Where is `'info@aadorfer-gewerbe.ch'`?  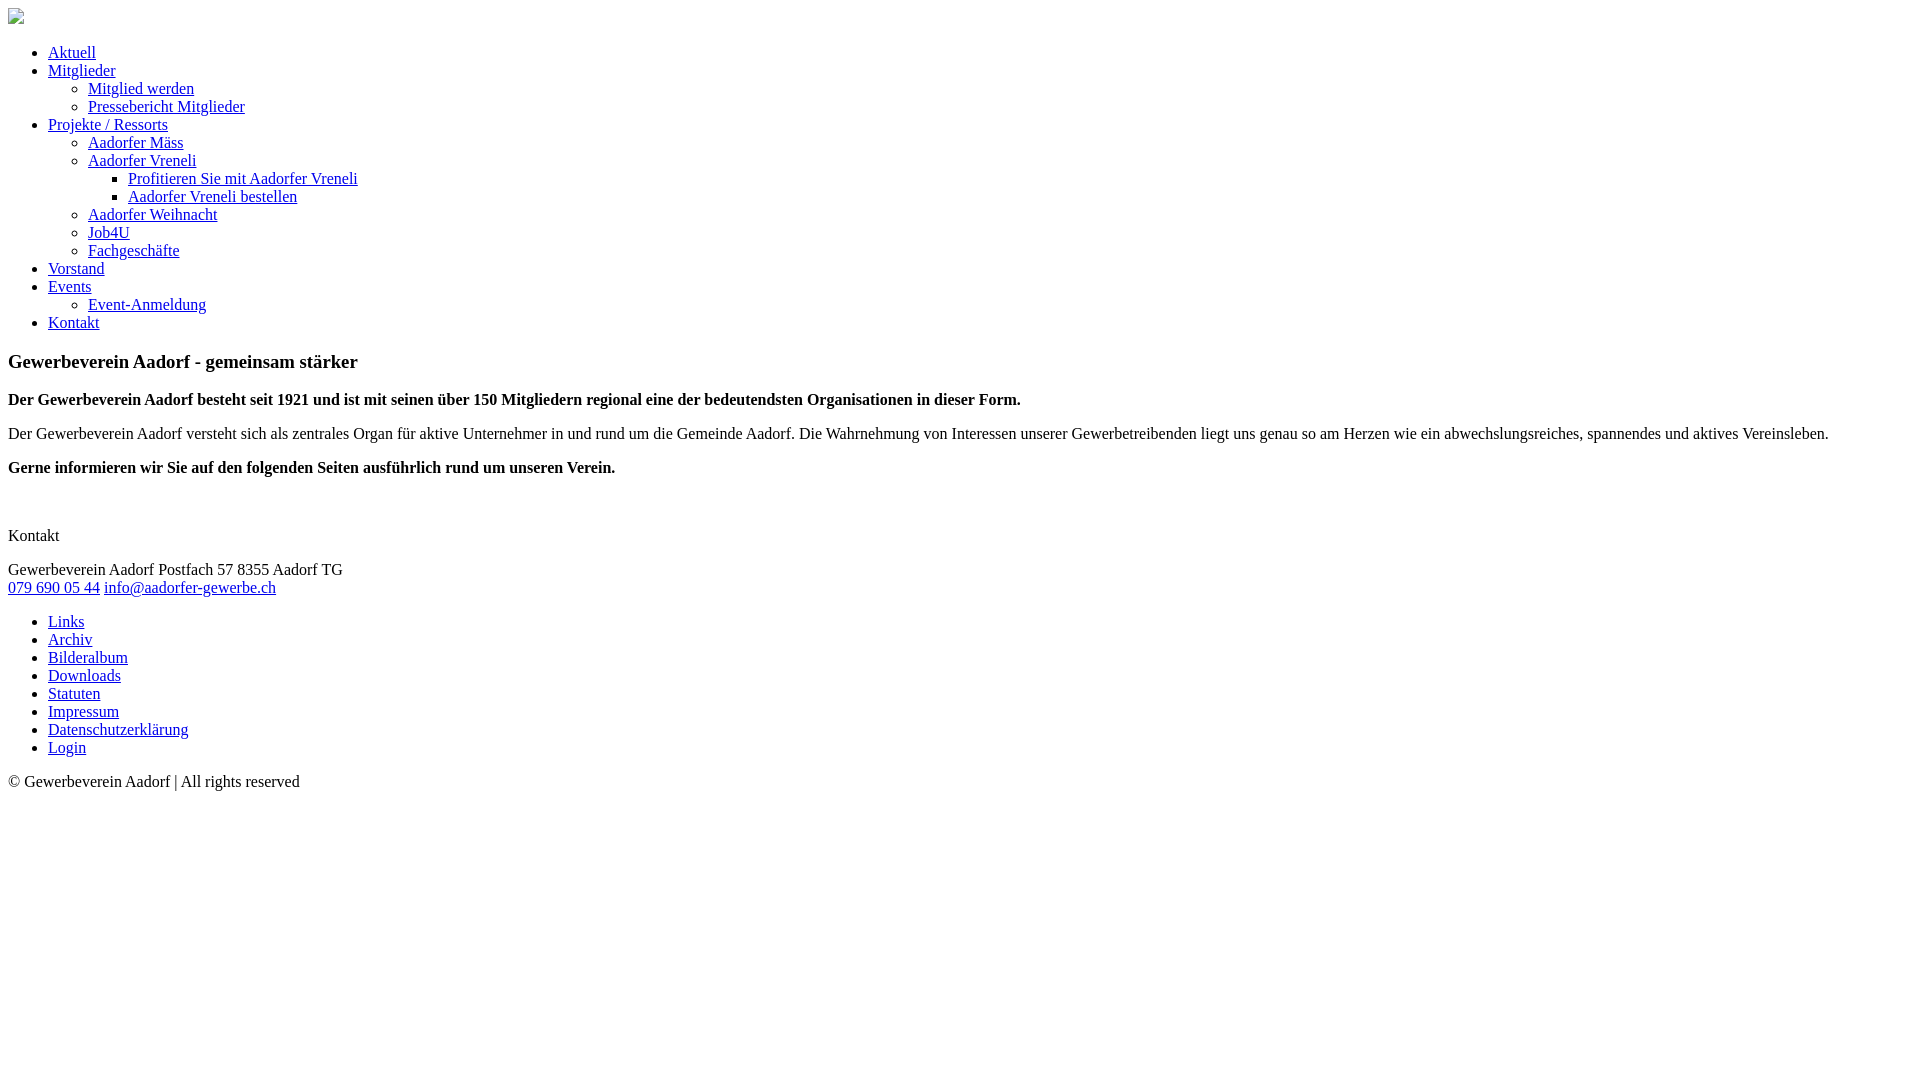
'info@aadorfer-gewerbe.ch' is located at coordinates (190, 586).